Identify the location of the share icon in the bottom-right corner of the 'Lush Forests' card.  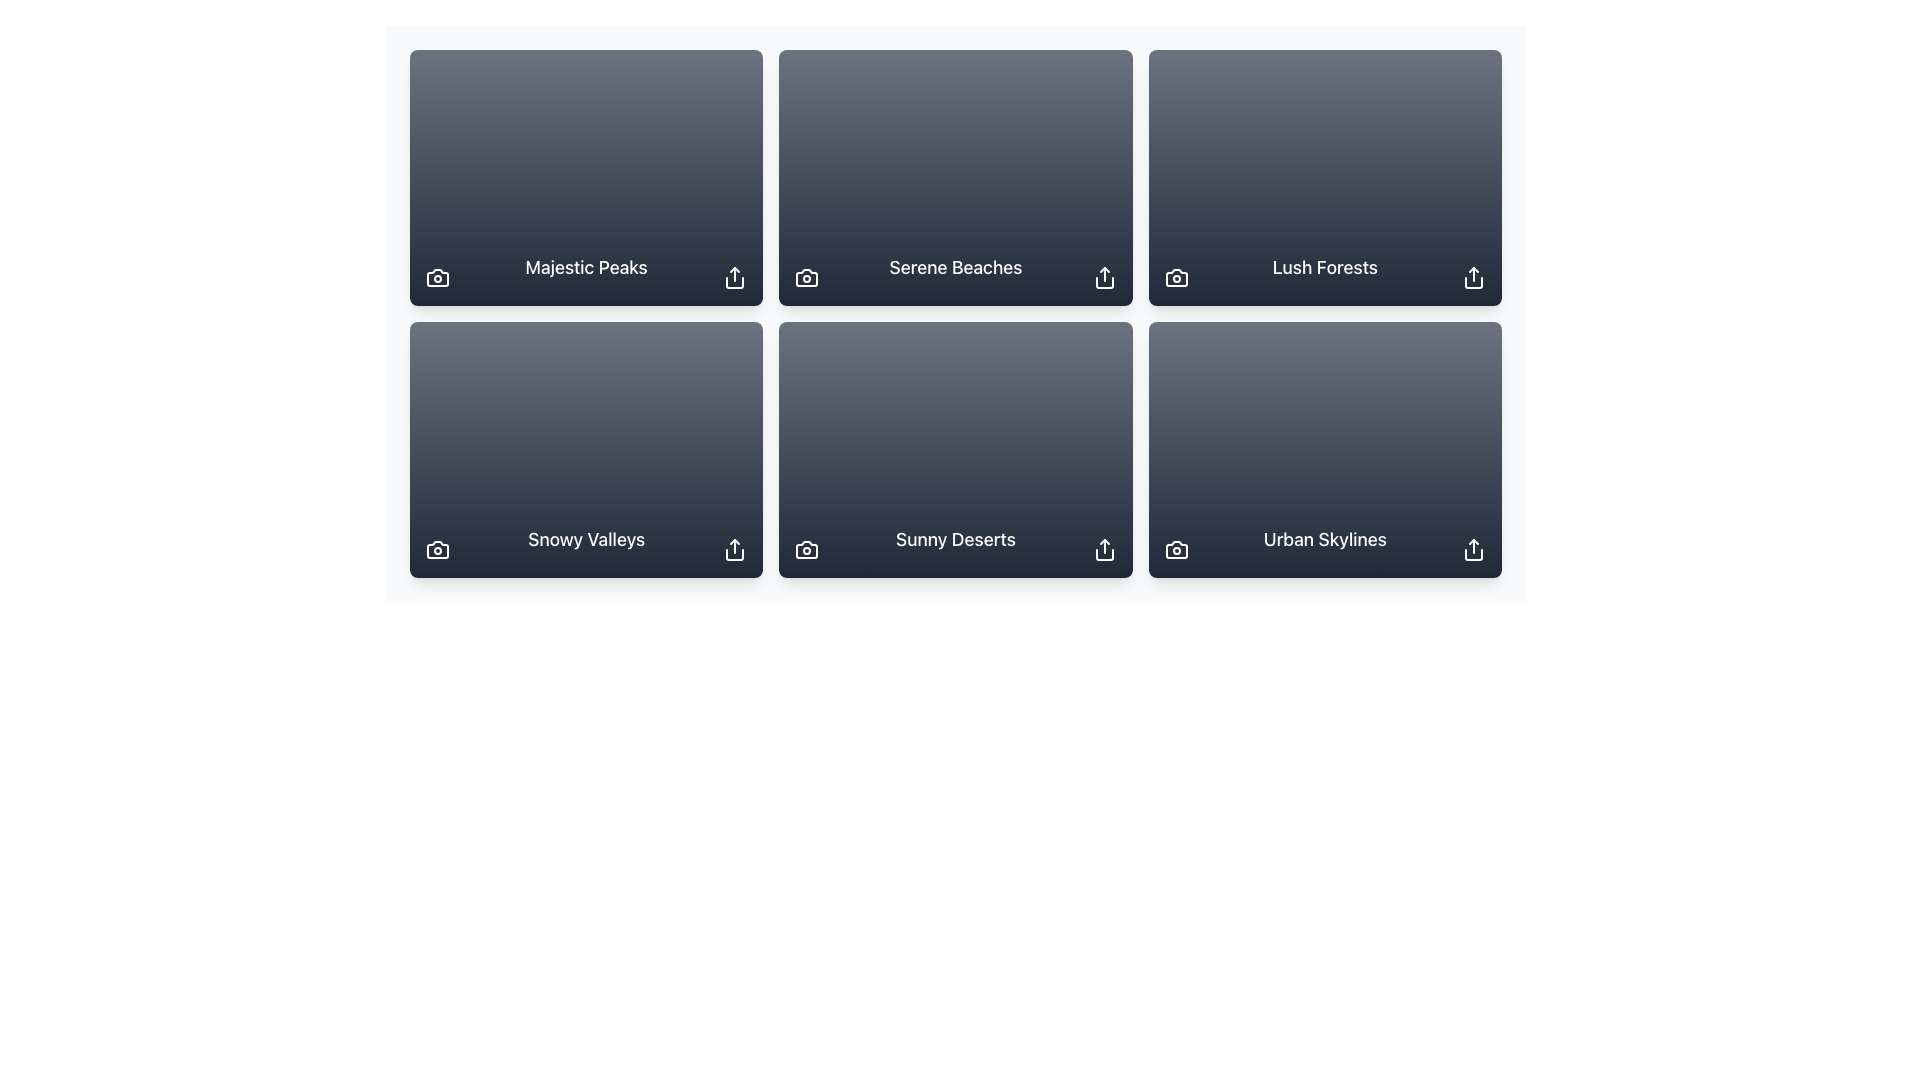
(1473, 277).